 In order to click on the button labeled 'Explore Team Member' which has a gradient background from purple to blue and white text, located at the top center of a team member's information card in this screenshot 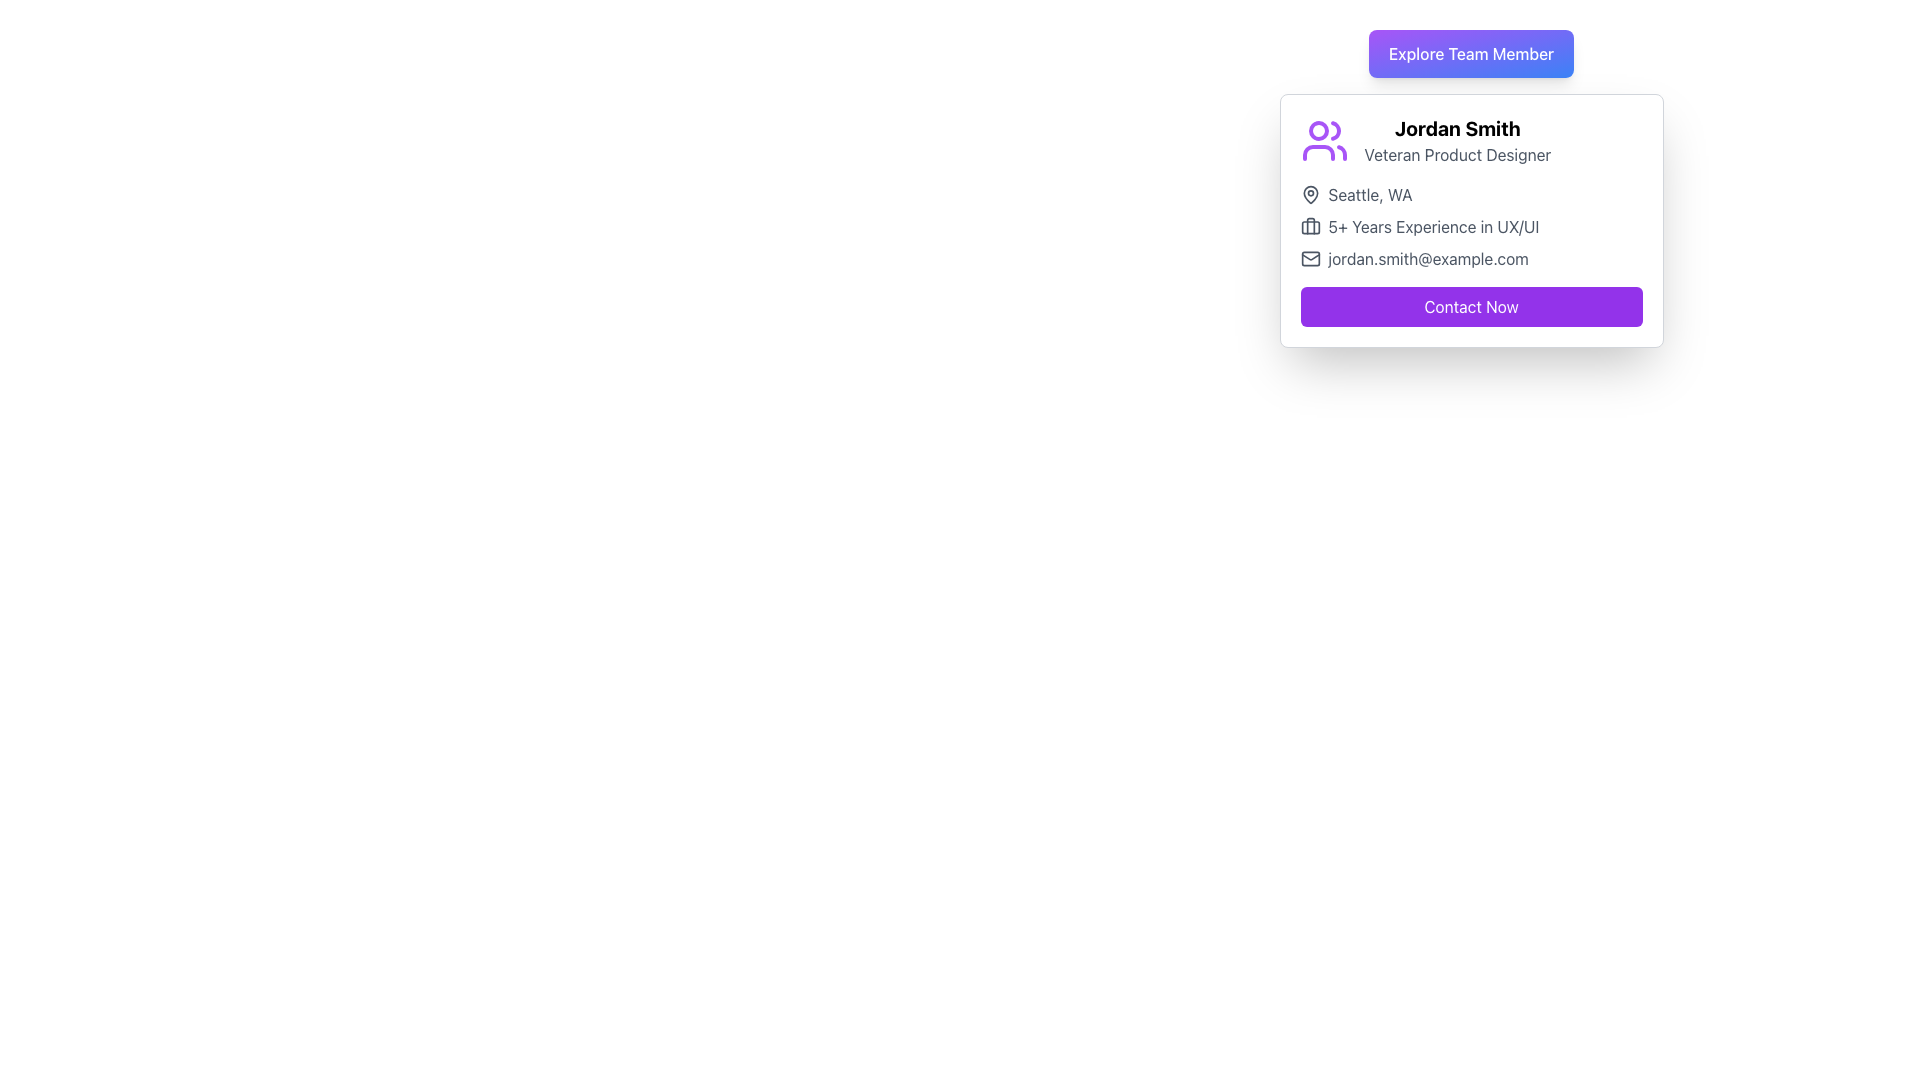, I will do `click(1471, 53)`.